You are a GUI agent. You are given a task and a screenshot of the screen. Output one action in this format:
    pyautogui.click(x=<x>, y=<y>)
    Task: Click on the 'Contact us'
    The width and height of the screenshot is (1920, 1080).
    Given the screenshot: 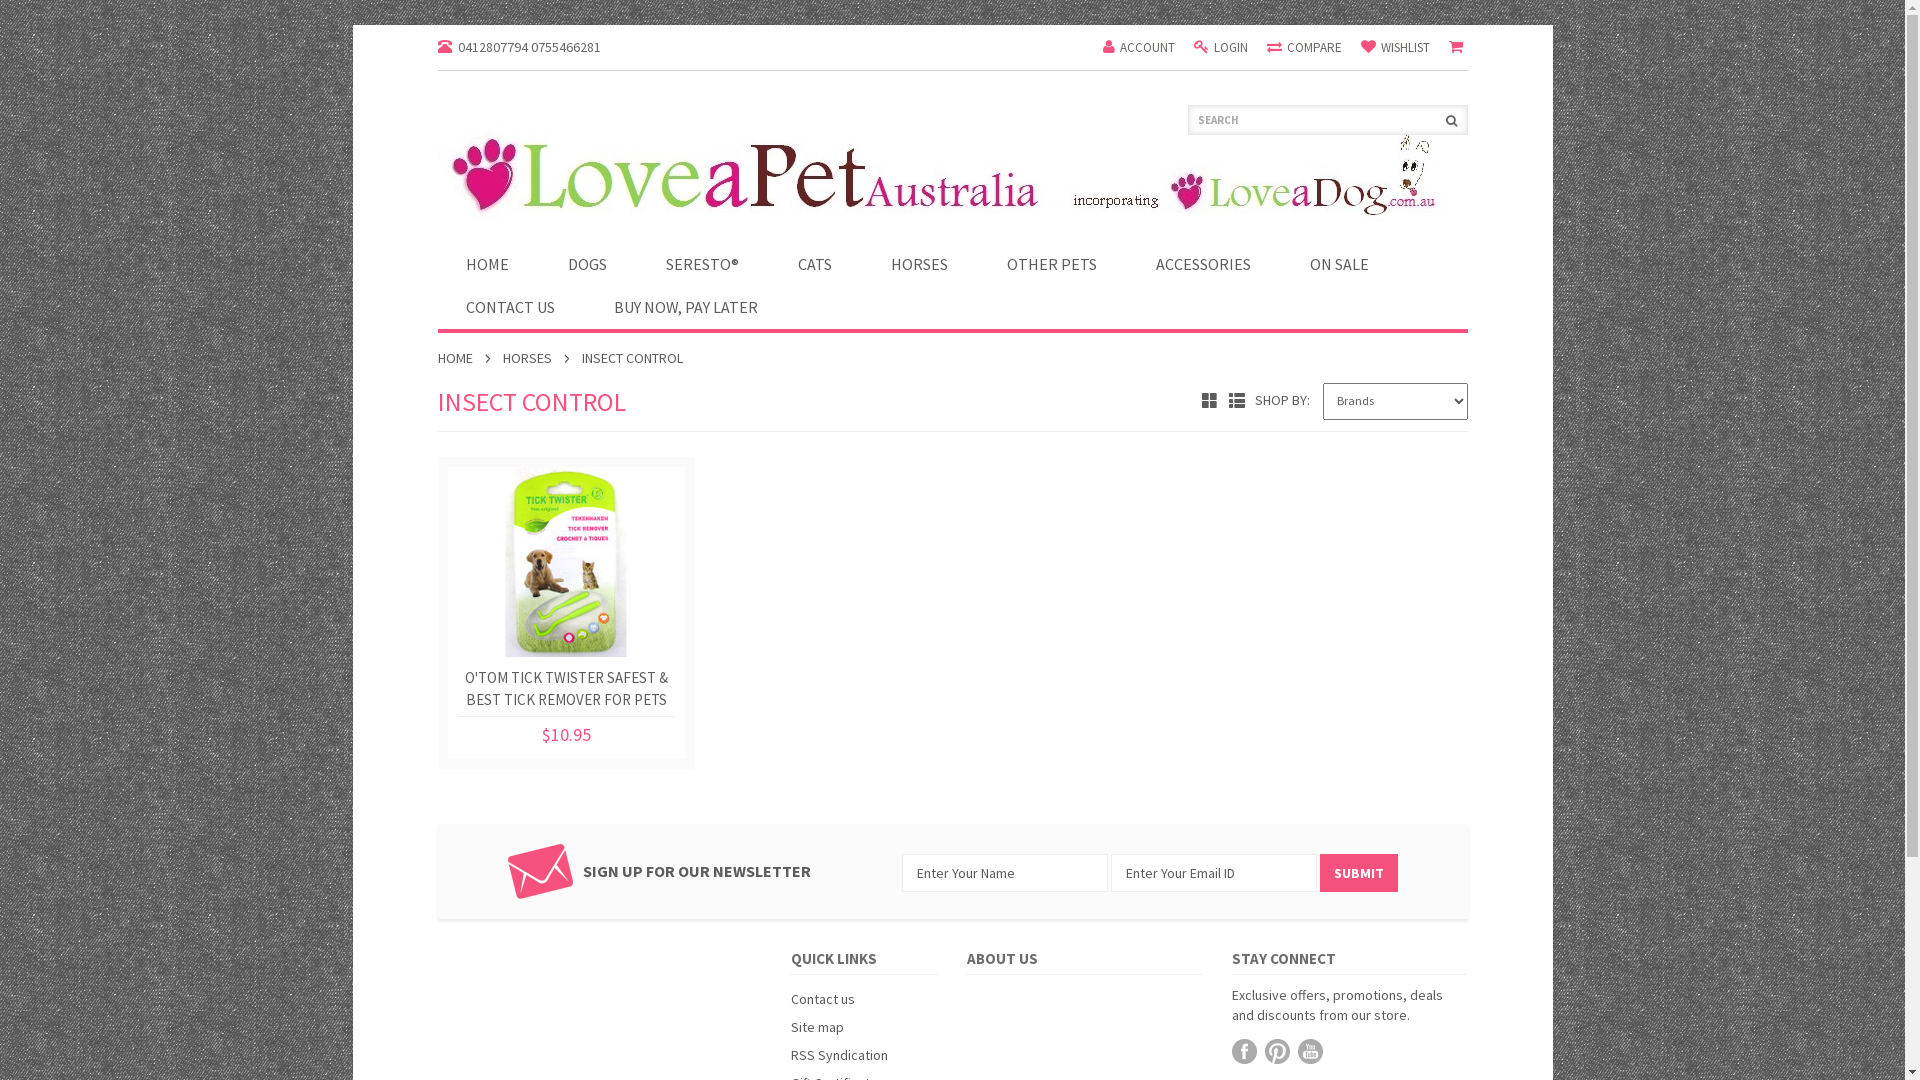 What is the action you would take?
    pyautogui.click(x=822, y=999)
    